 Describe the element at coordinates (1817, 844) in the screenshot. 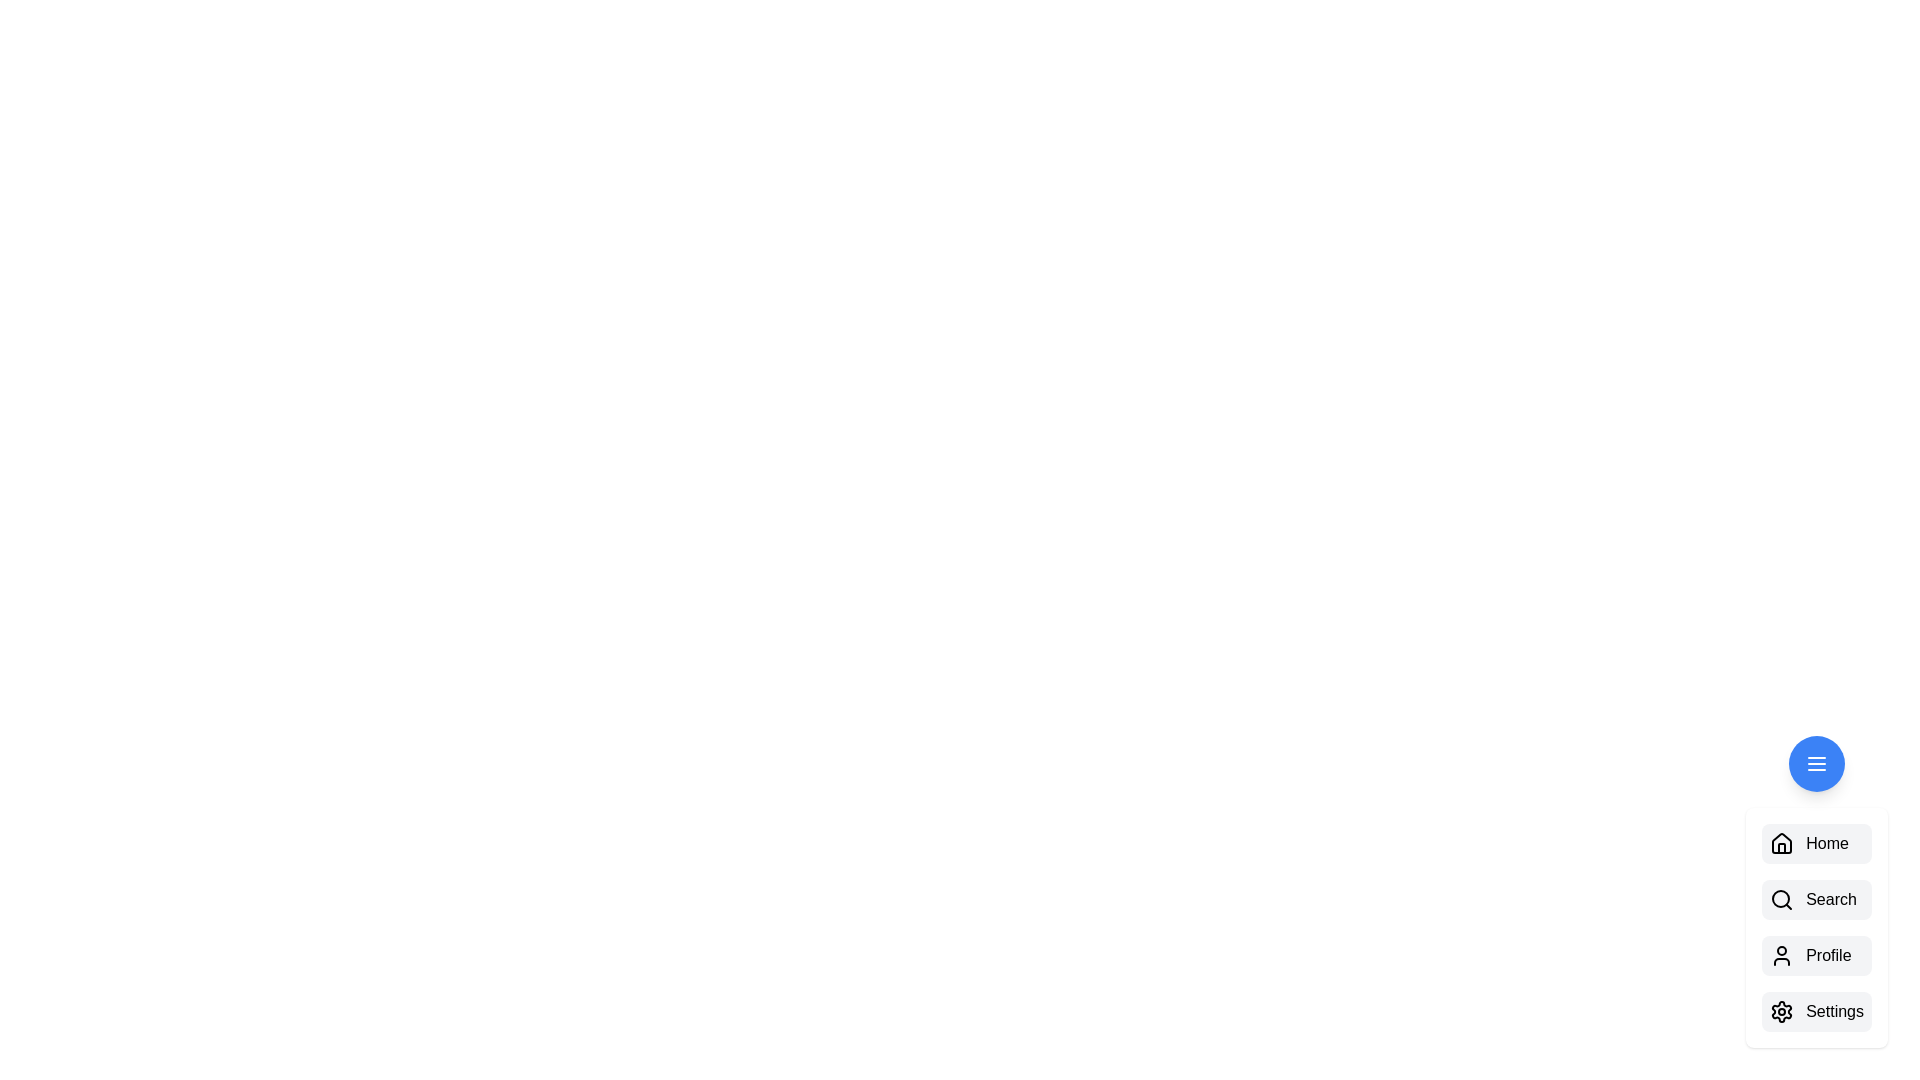

I see `the 'Home' button in the menu` at that location.